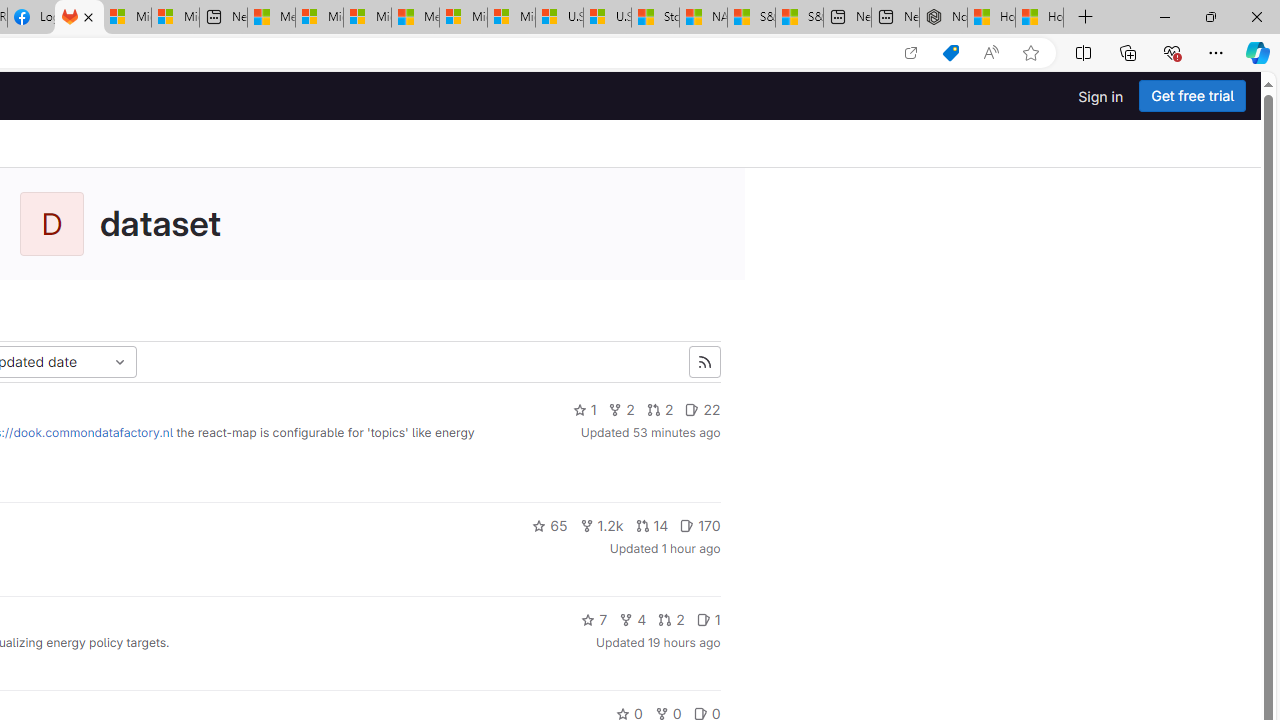  Describe the element at coordinates (991, 52) in the screenshot. I see `'Read aloud this page (Ctrl+Shift+U)'` at that location.